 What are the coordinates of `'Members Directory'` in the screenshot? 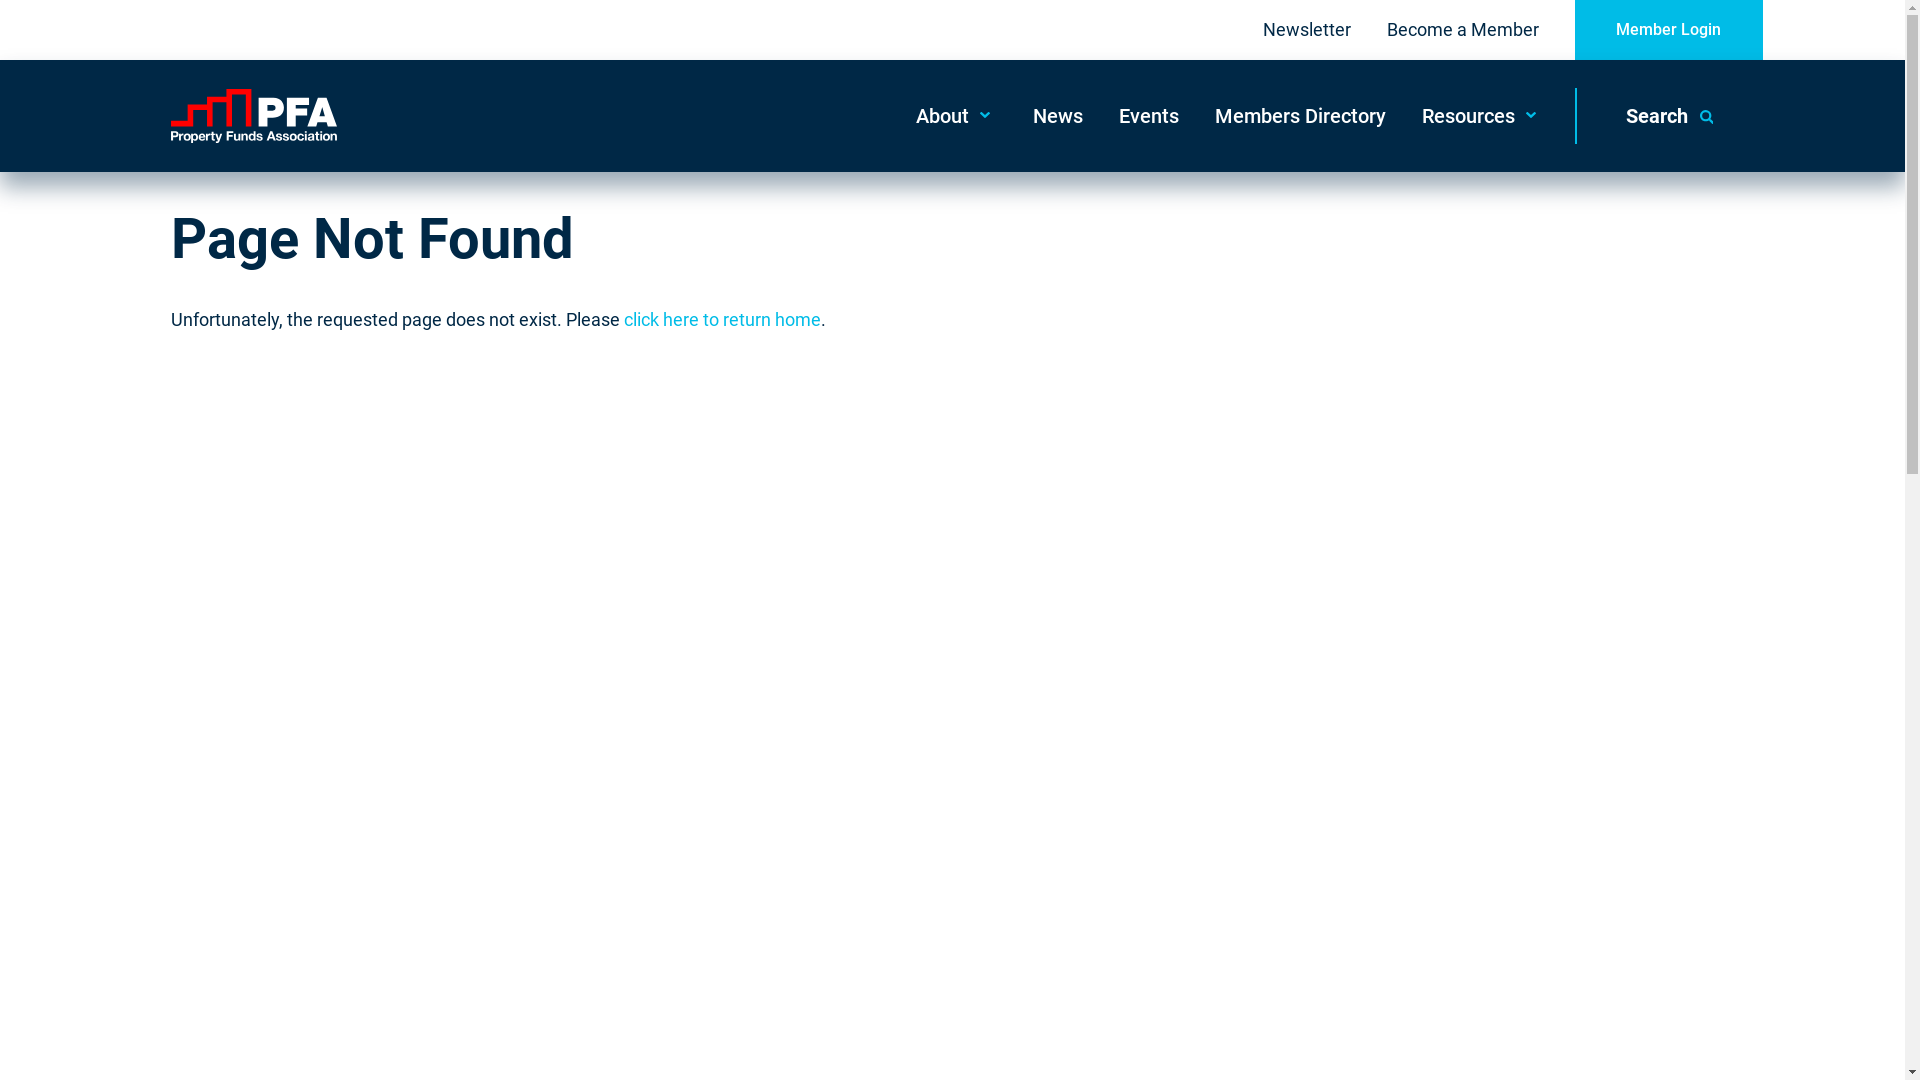 It's located at (1195, 115).